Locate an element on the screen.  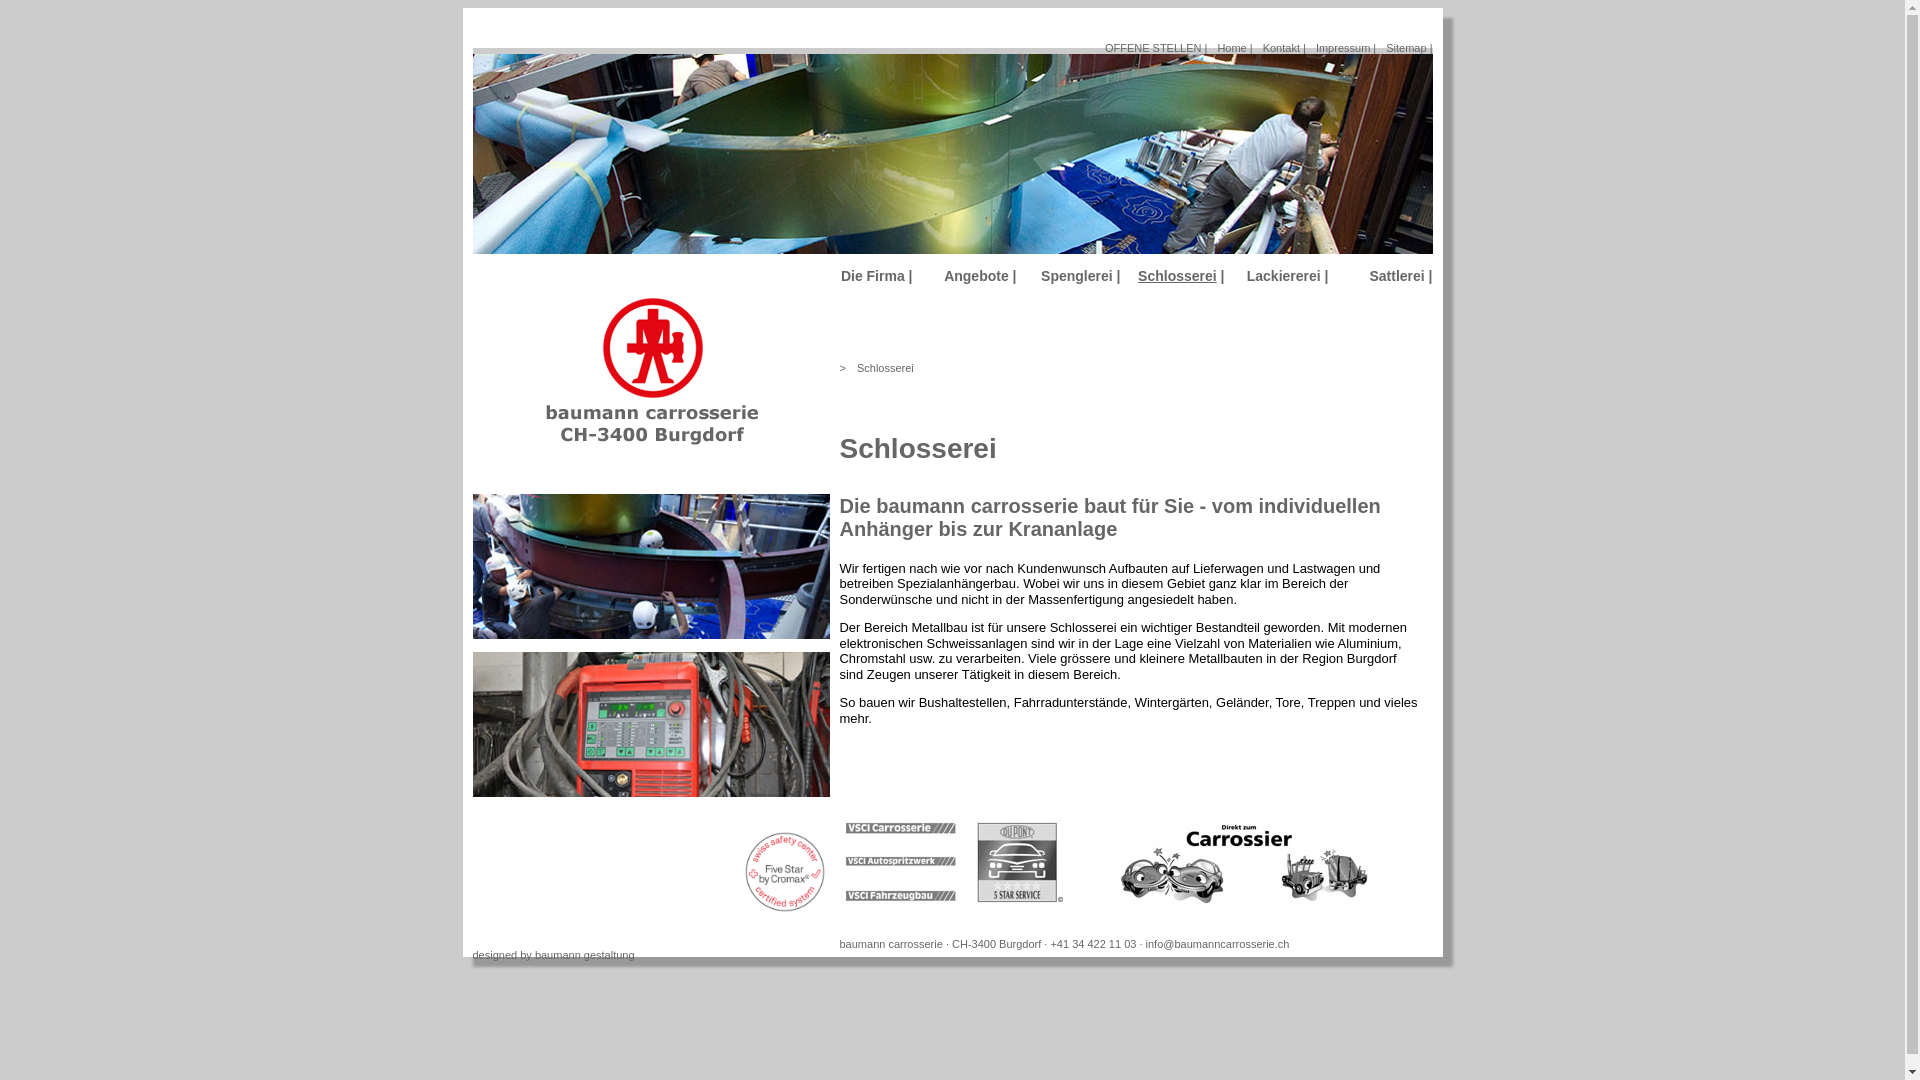
'Lackiererei' is located at coordinates (1283, 276).